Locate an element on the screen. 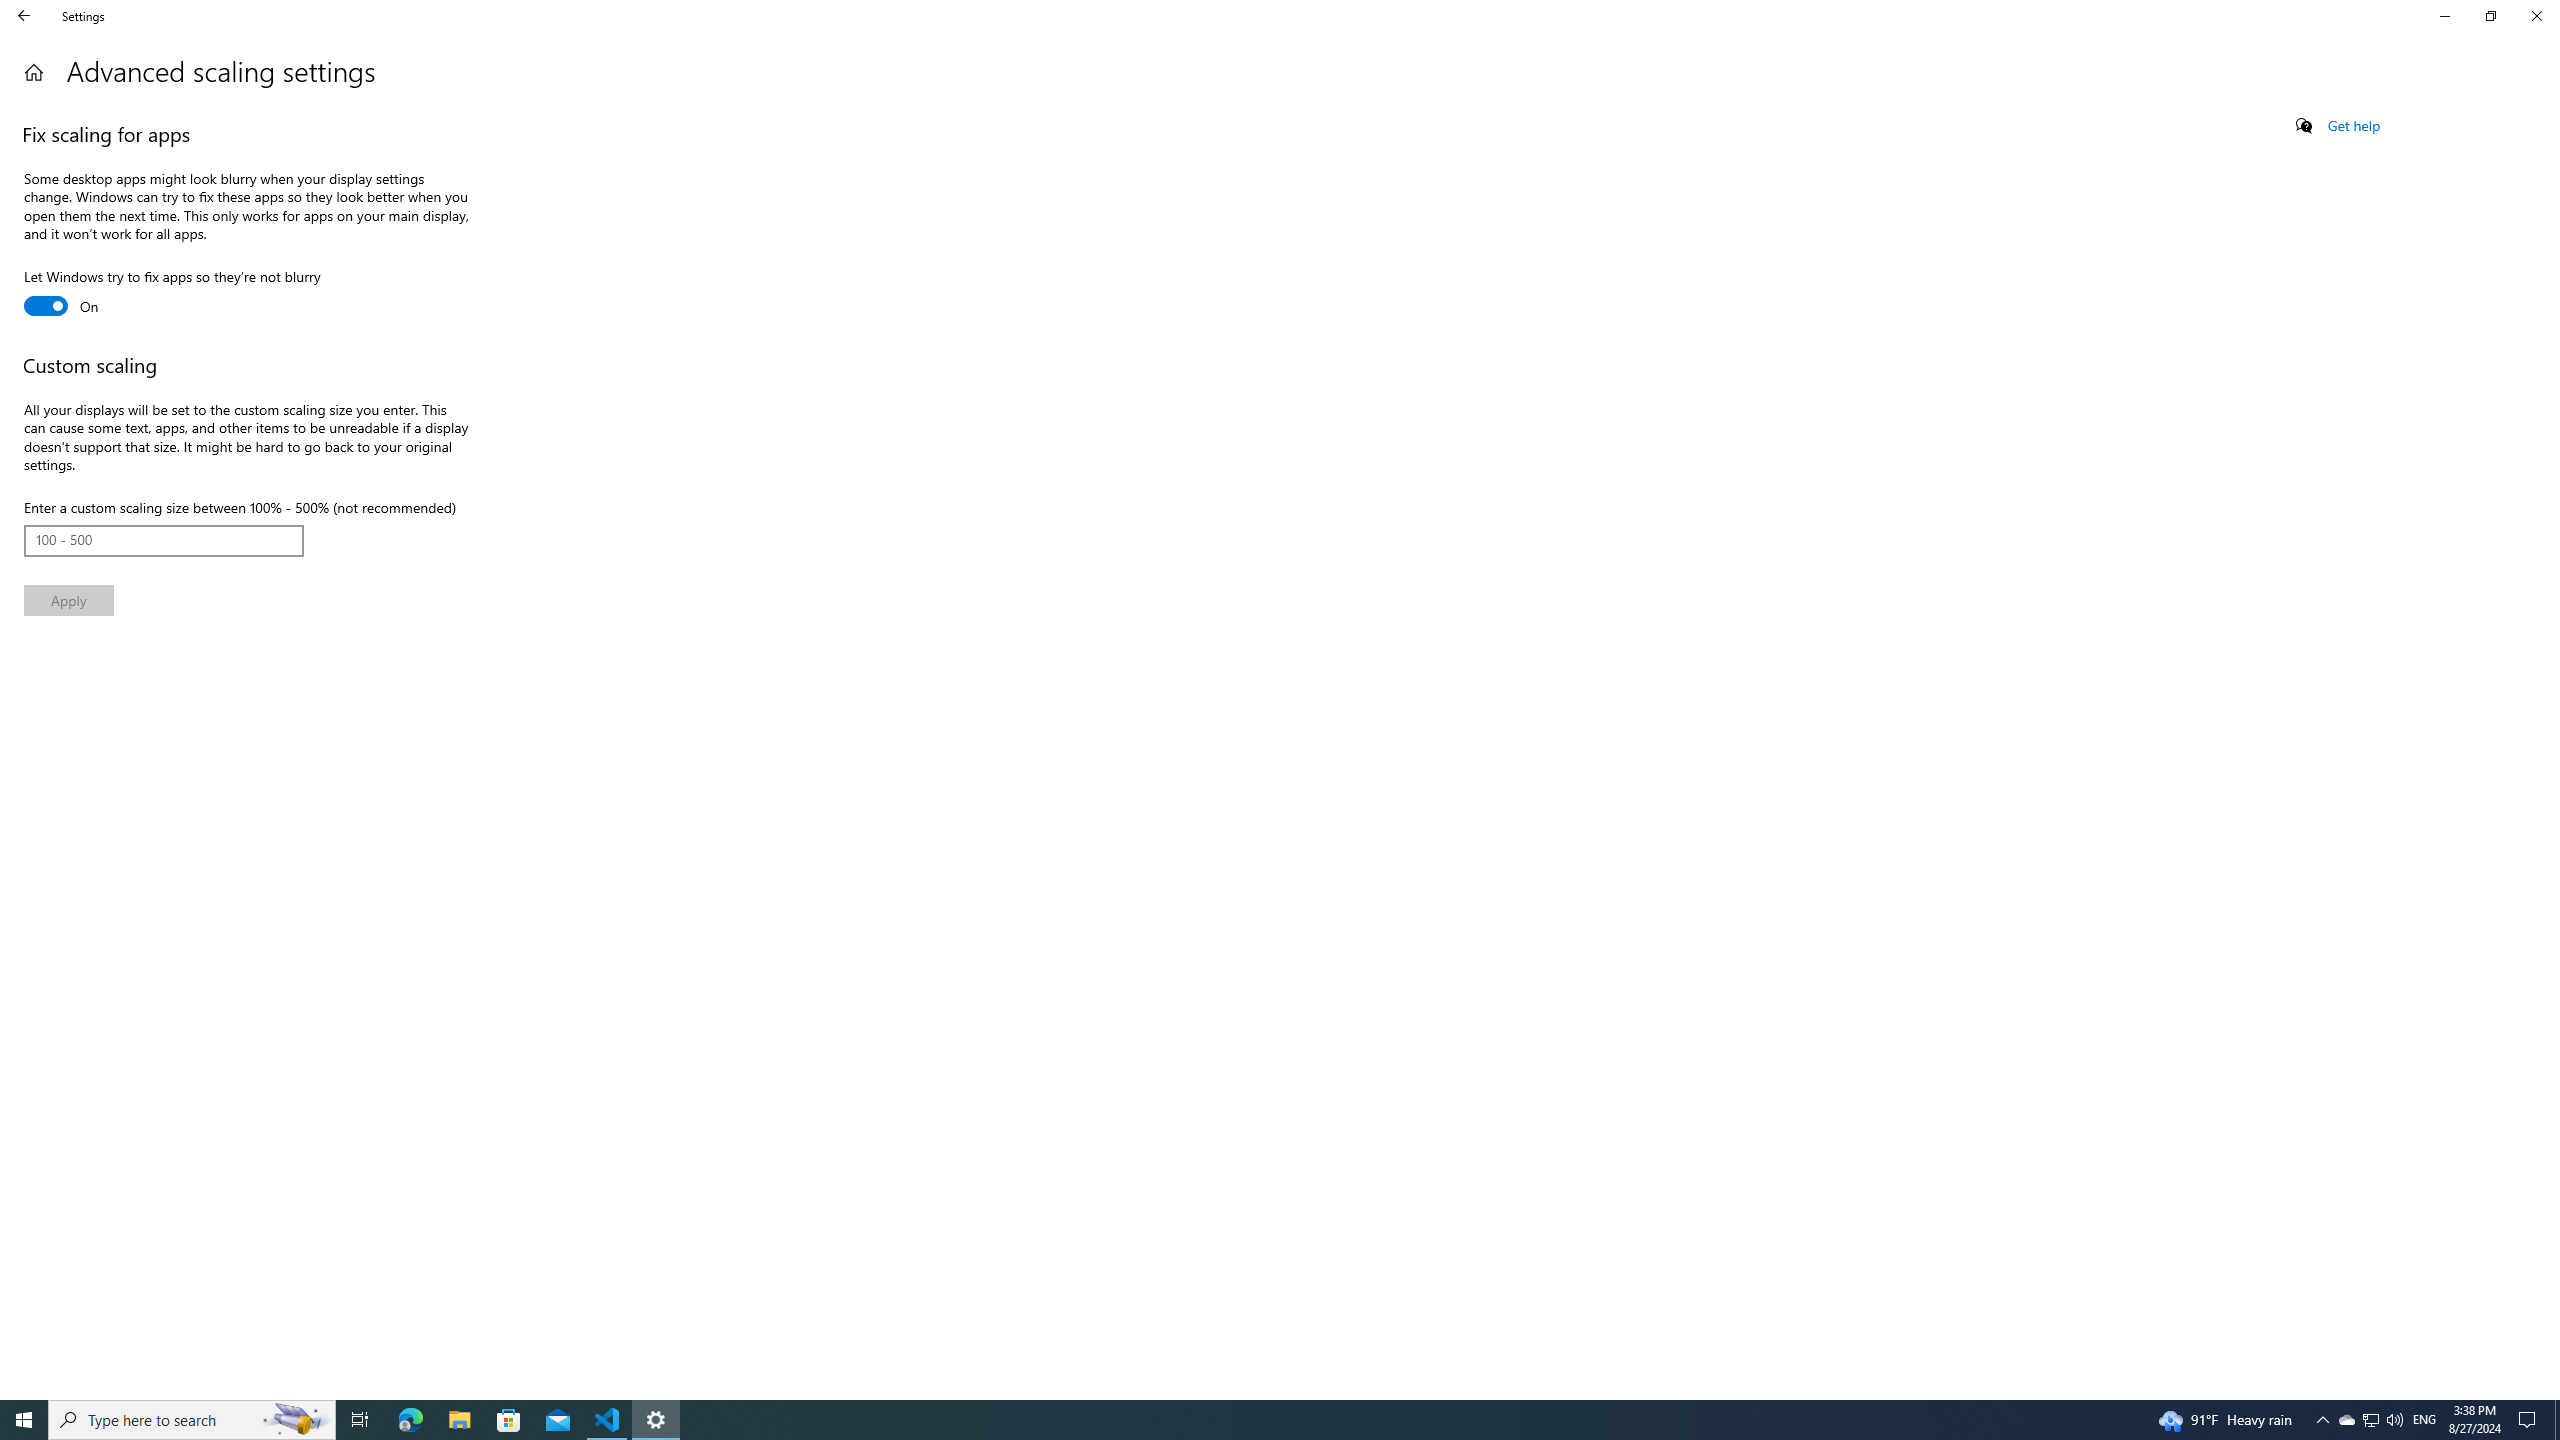  'Microsoft Store' is located at coordinates (509, 1418).